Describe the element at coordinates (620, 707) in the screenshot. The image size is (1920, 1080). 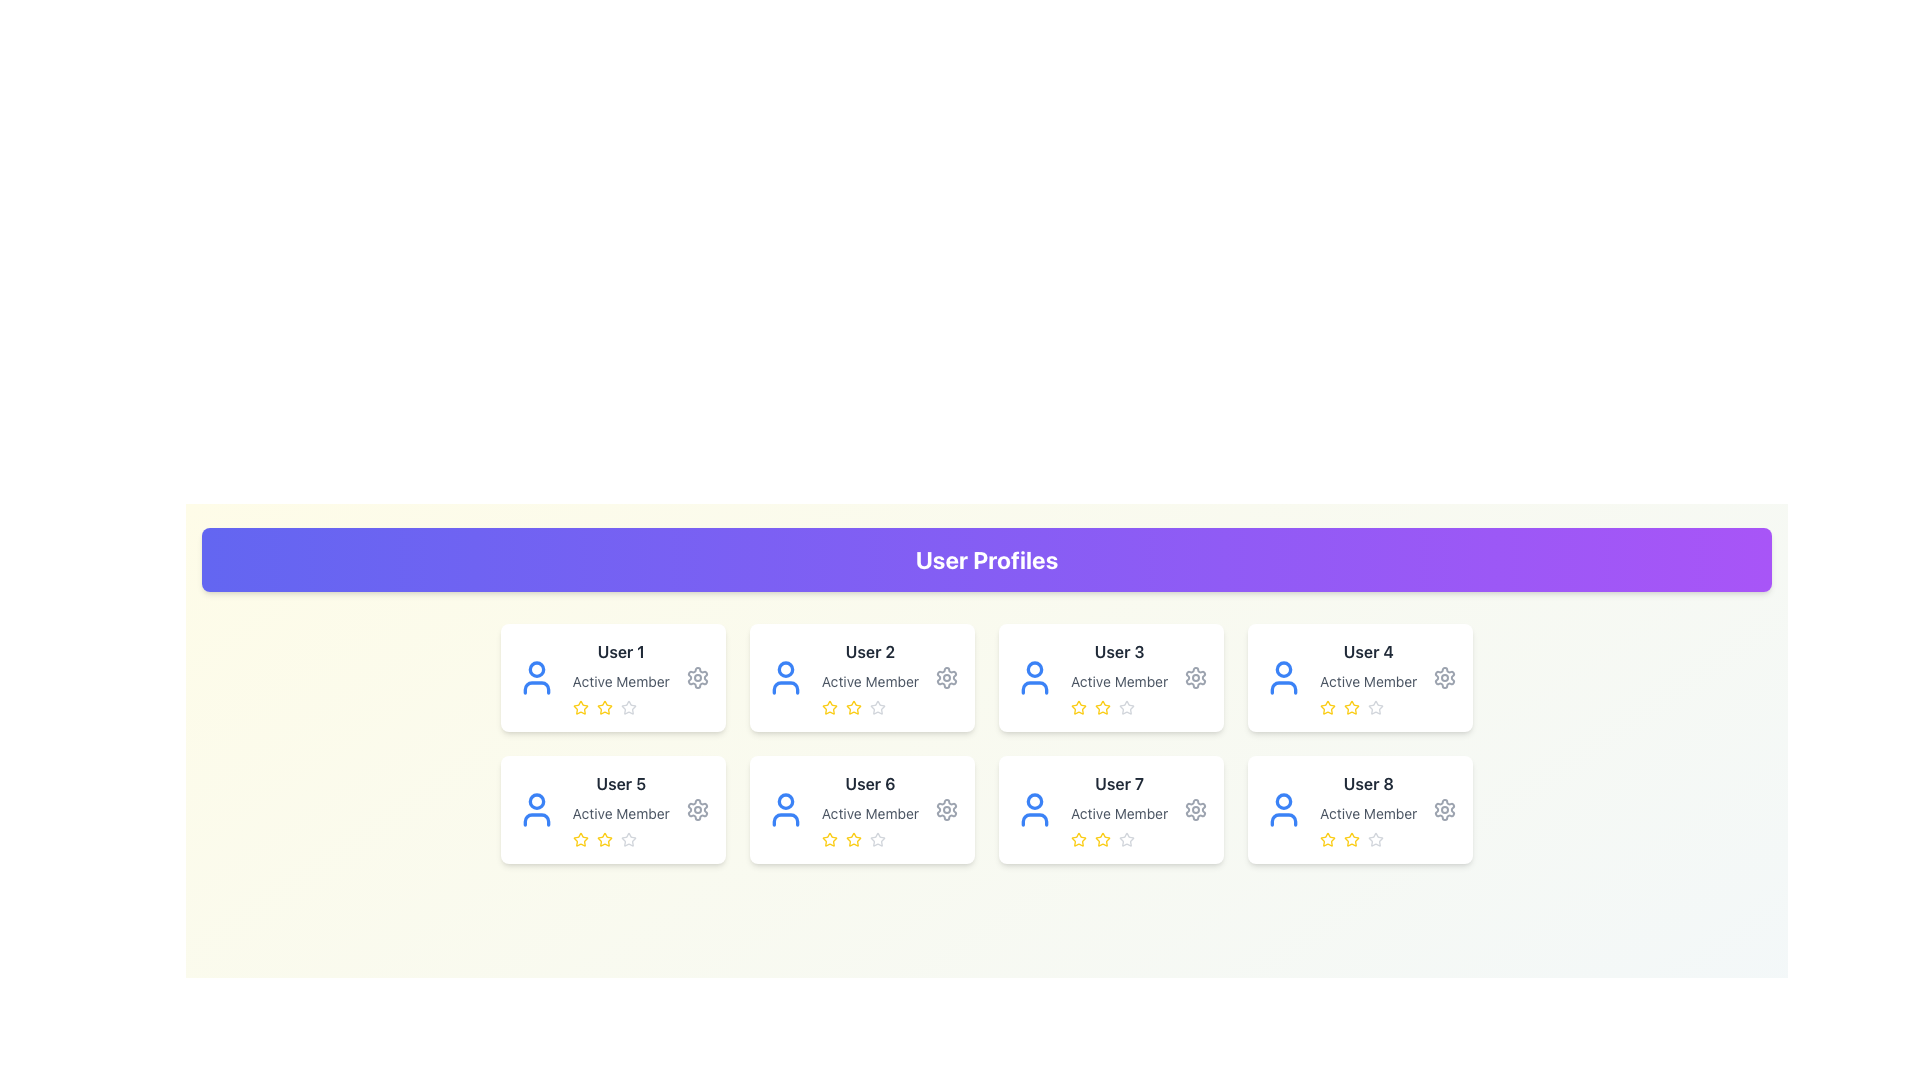
I see `the third star in the rating system for 'User 1' located below 'User 1' and 'Active Member' in the first card of the grid layout` at that location.